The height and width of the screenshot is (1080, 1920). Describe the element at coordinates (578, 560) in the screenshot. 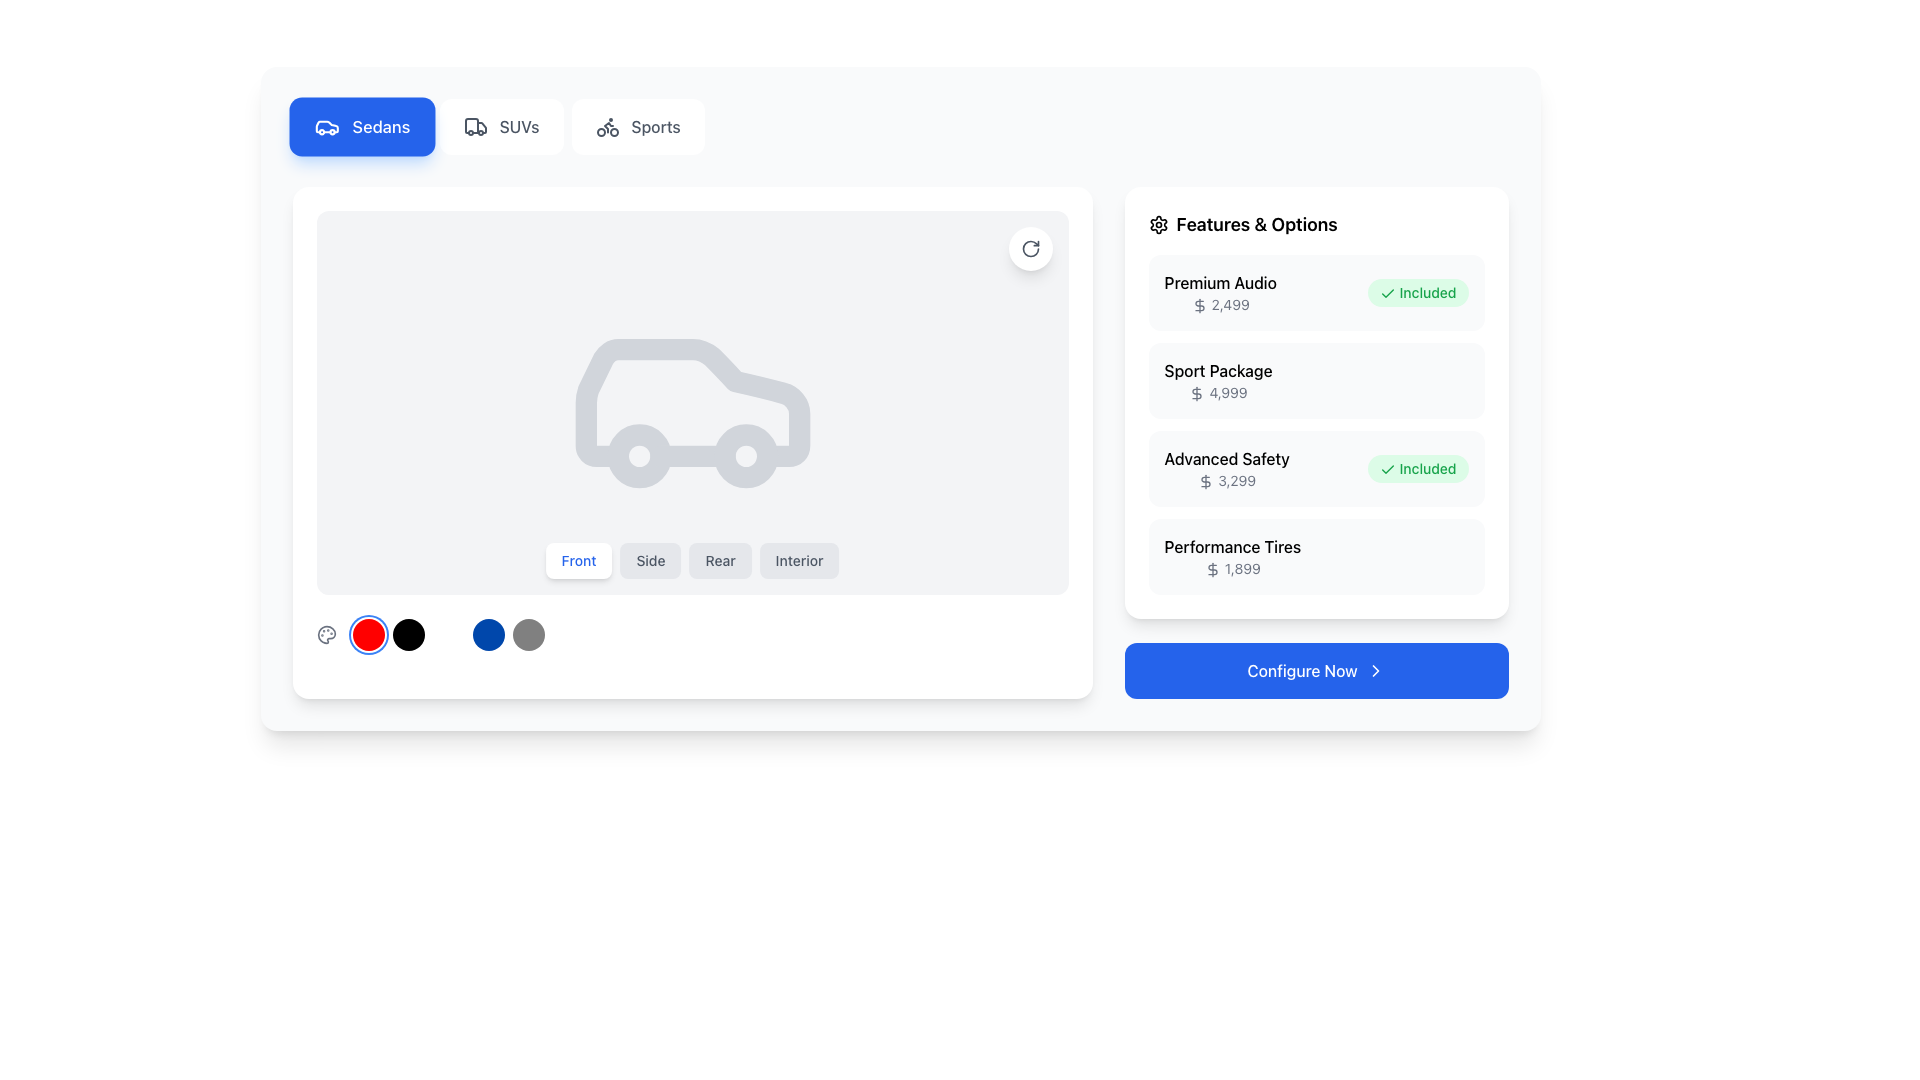

I see `the 'Front' button, which is a rounded rectangular button with a white background and blue text, to emphasize or highlight it visually` at that location.